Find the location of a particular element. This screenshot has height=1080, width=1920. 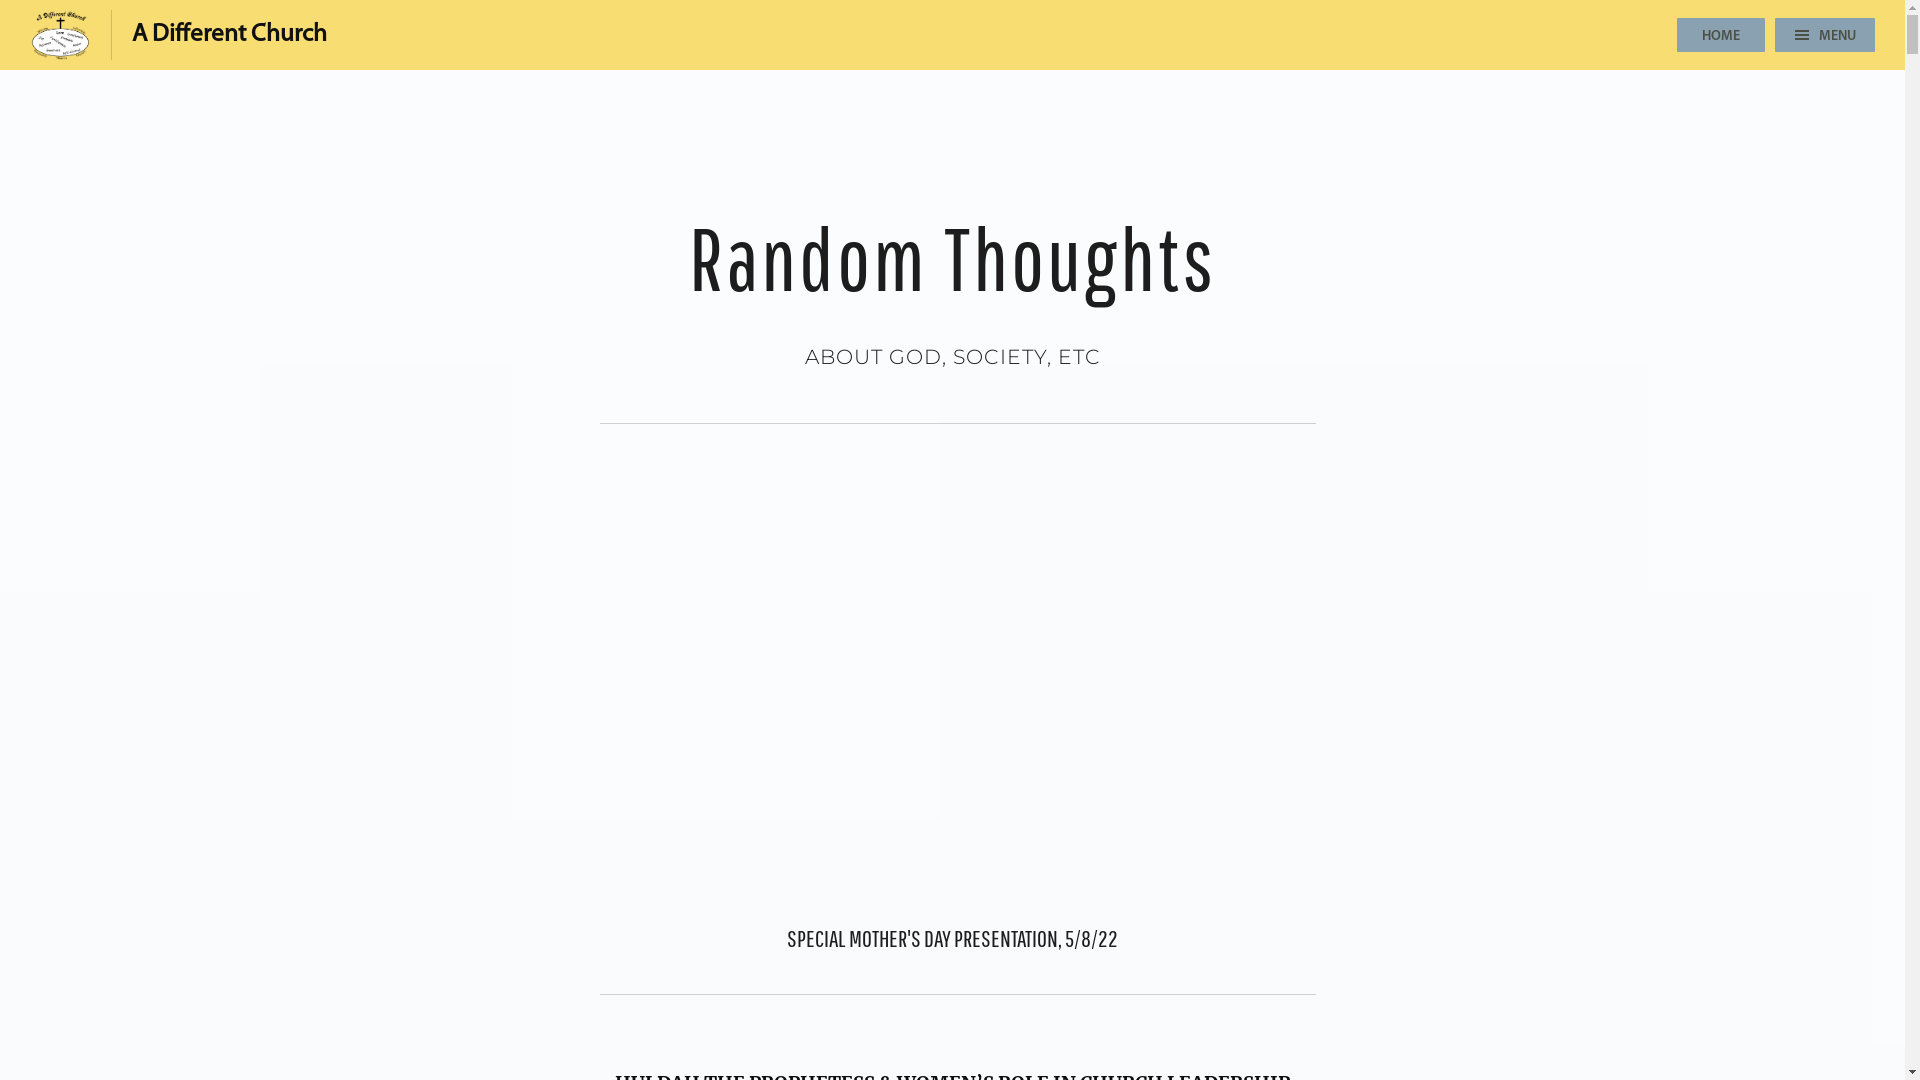

'A Different Church' is located at coordinates (178, 34).